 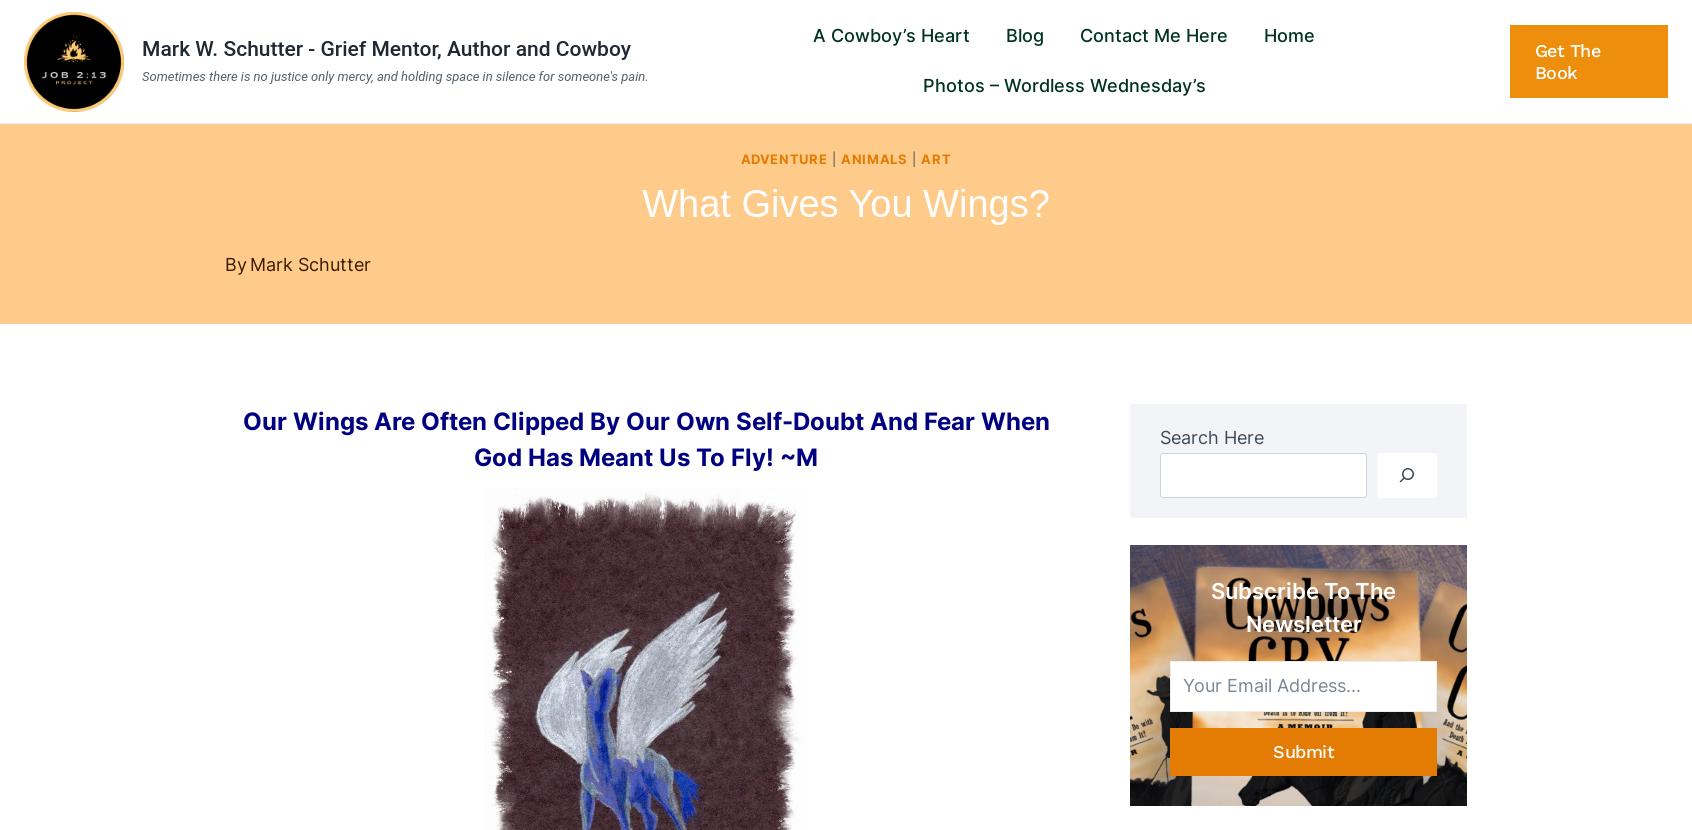 What do you see at coordinates (845, 204) in the screenshot?
I see `'What gives you wings?'` at bounding box center [845, 204].